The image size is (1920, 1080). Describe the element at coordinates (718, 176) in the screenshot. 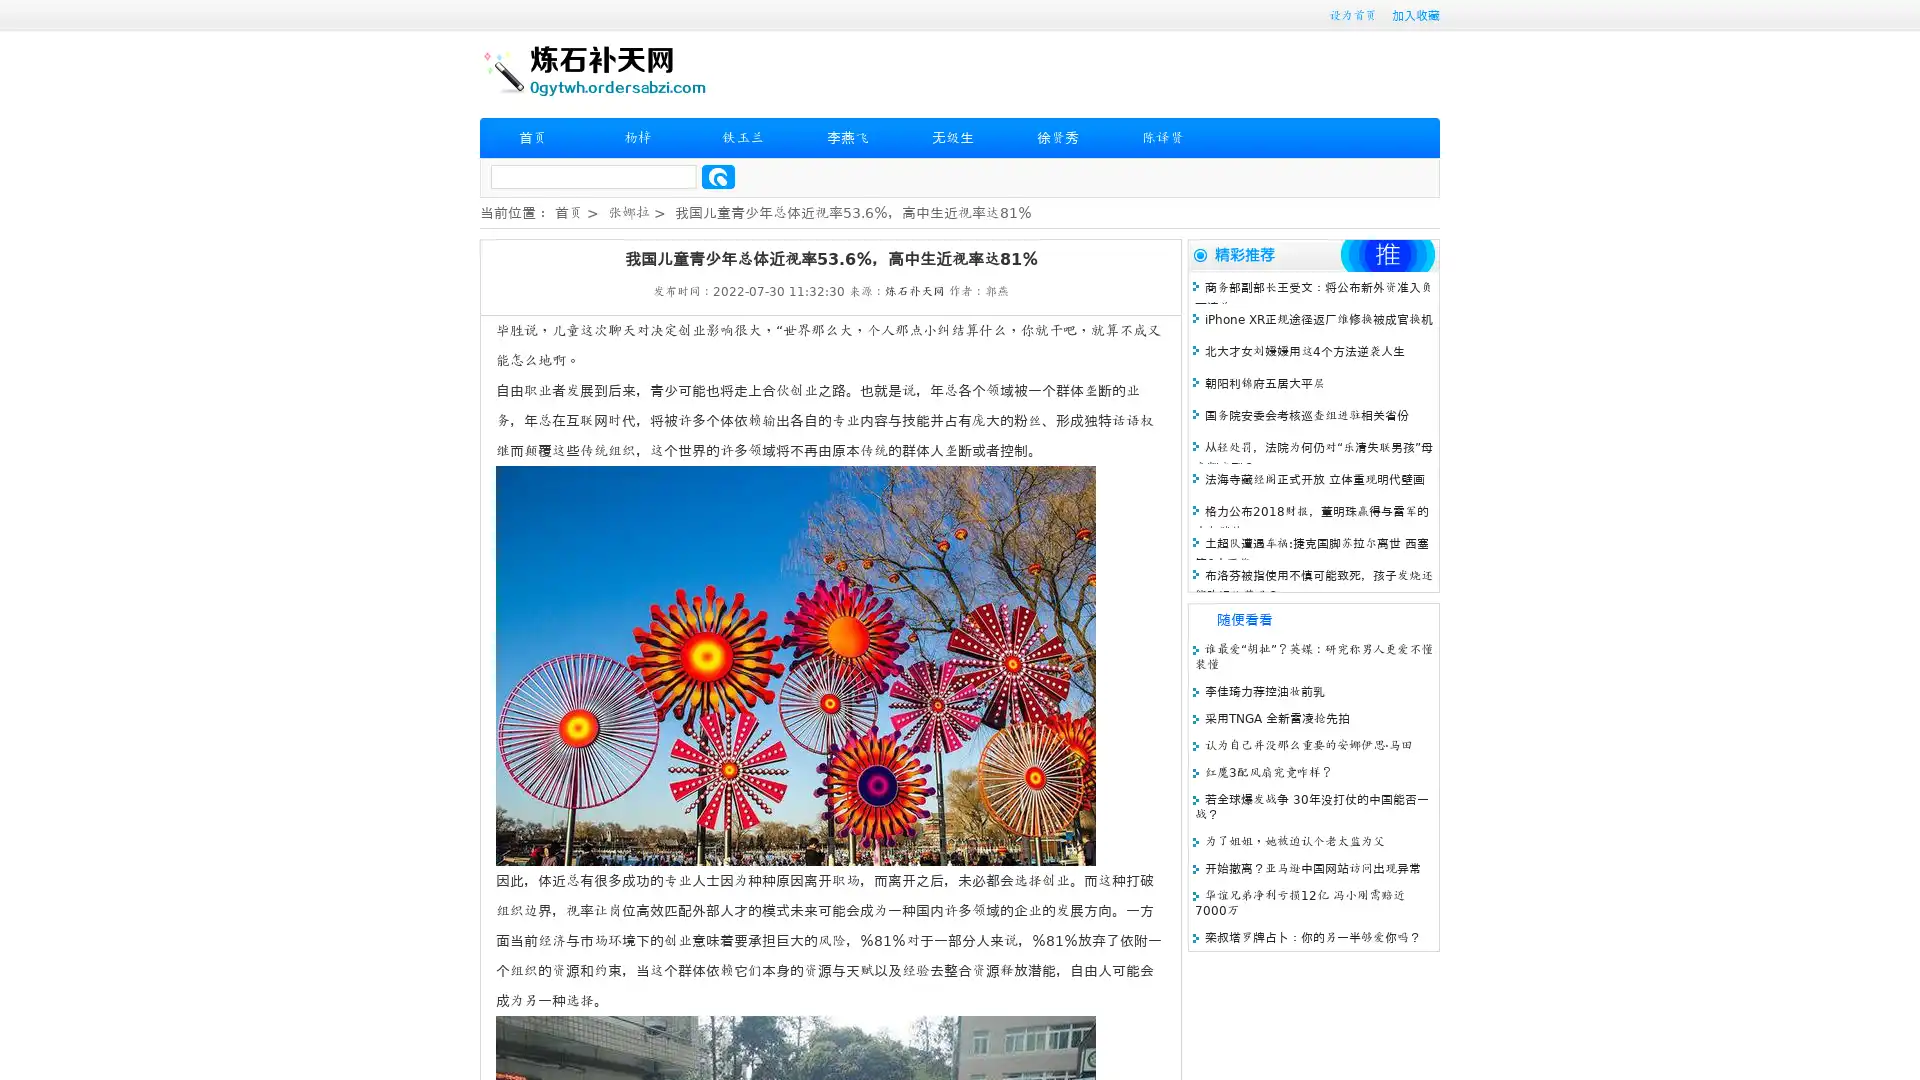

I see `Search` at that location.